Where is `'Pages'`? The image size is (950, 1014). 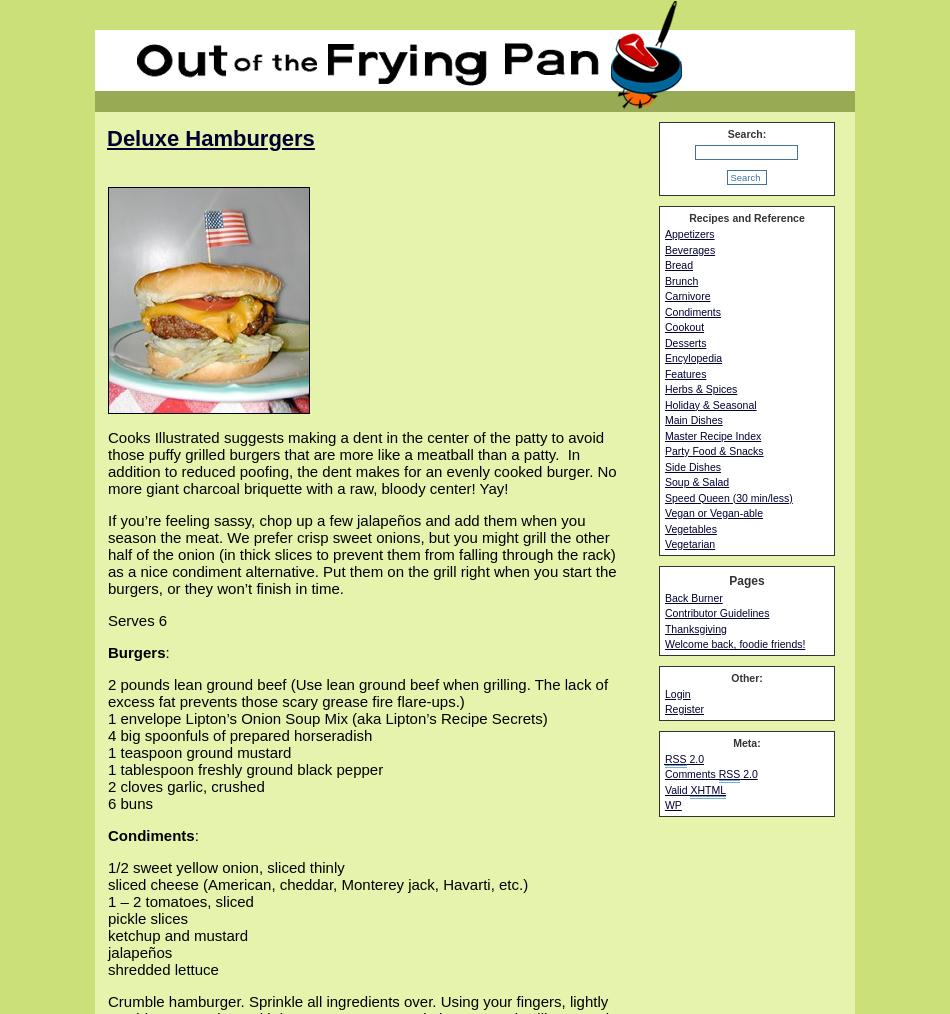 'Pages' is located at coordinates (745, 579).